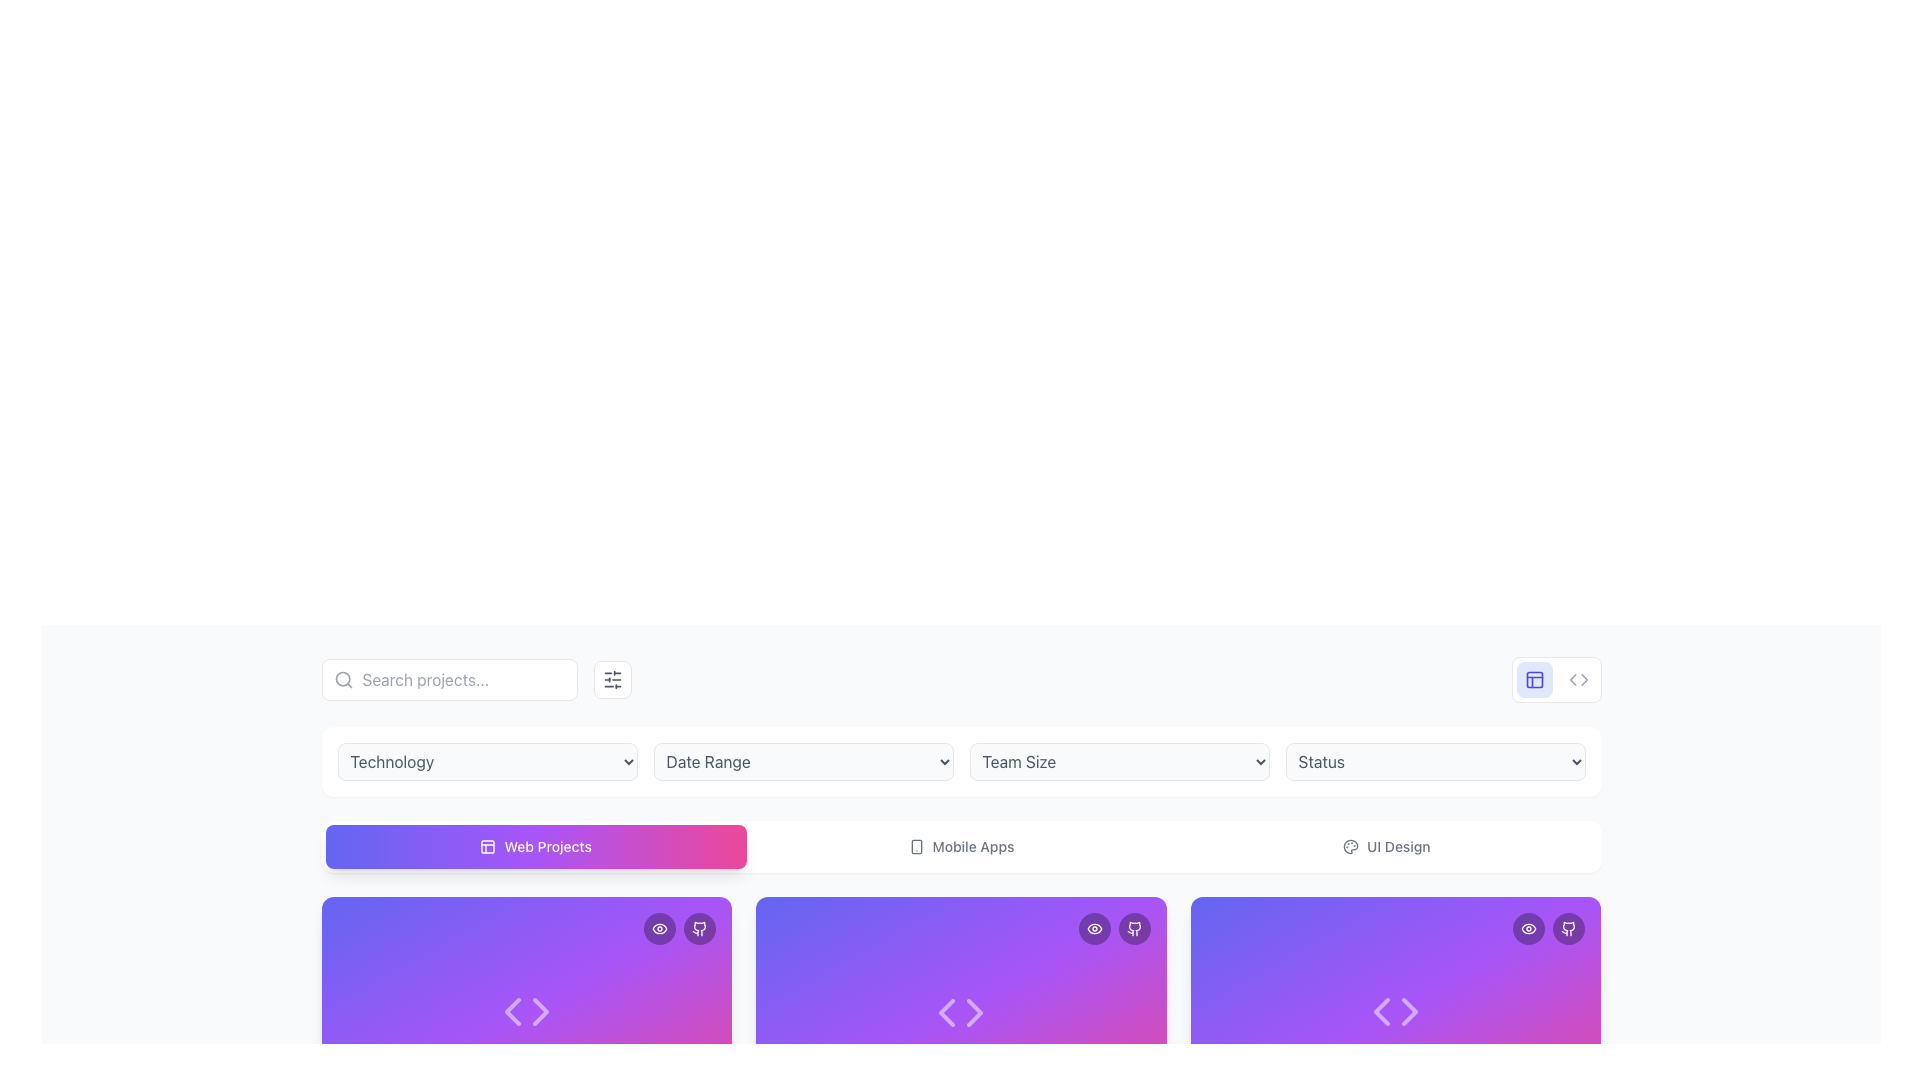  I want to click on the third button in the horizontal series of three buttons, located to the right of the 'Mobile Apps' button, so click(1385, 847).